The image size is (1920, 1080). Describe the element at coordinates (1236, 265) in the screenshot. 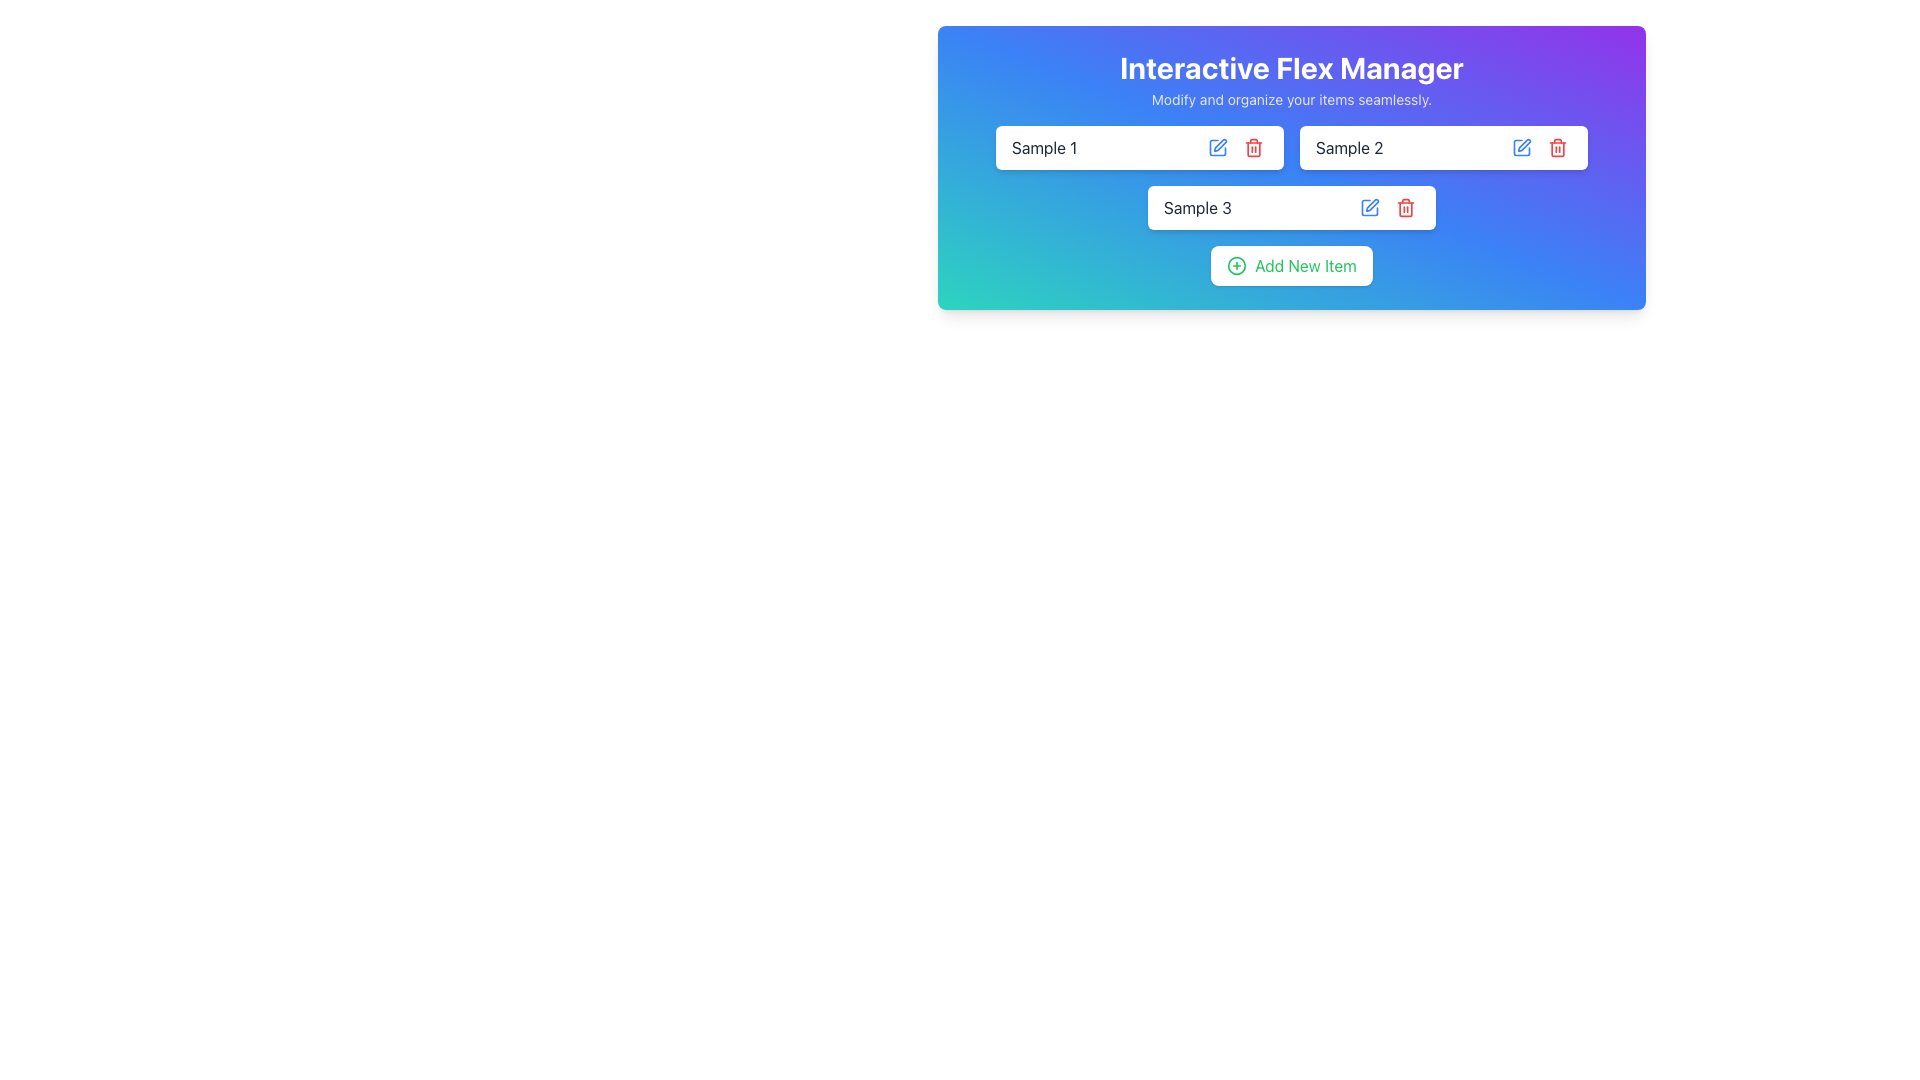

I see `the icon next to the 'Add New Item' button, which serves as a visual indicator for adding a new item` at that location.